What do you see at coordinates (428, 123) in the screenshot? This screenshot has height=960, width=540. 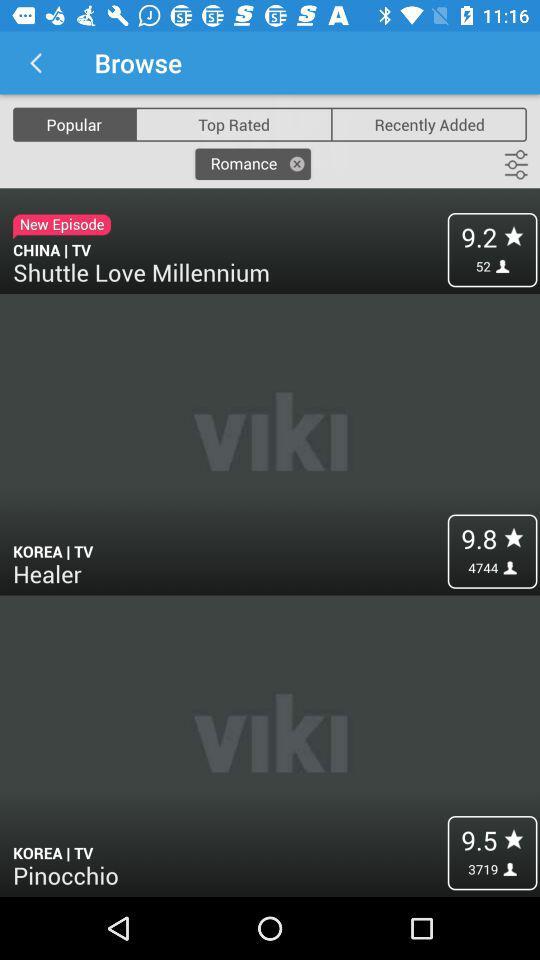 I see `recently added icon` at bounding box center [428, 123].